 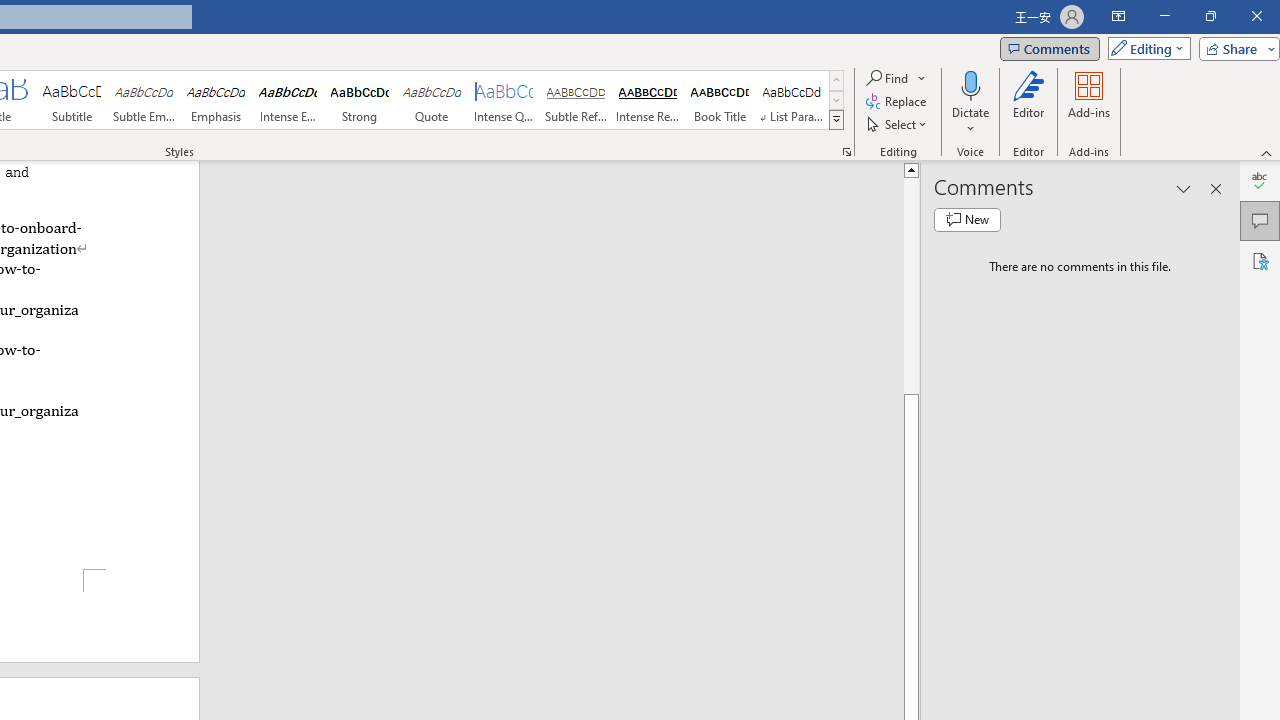 I want to click on 'New comment', so click(x=967, y=219).